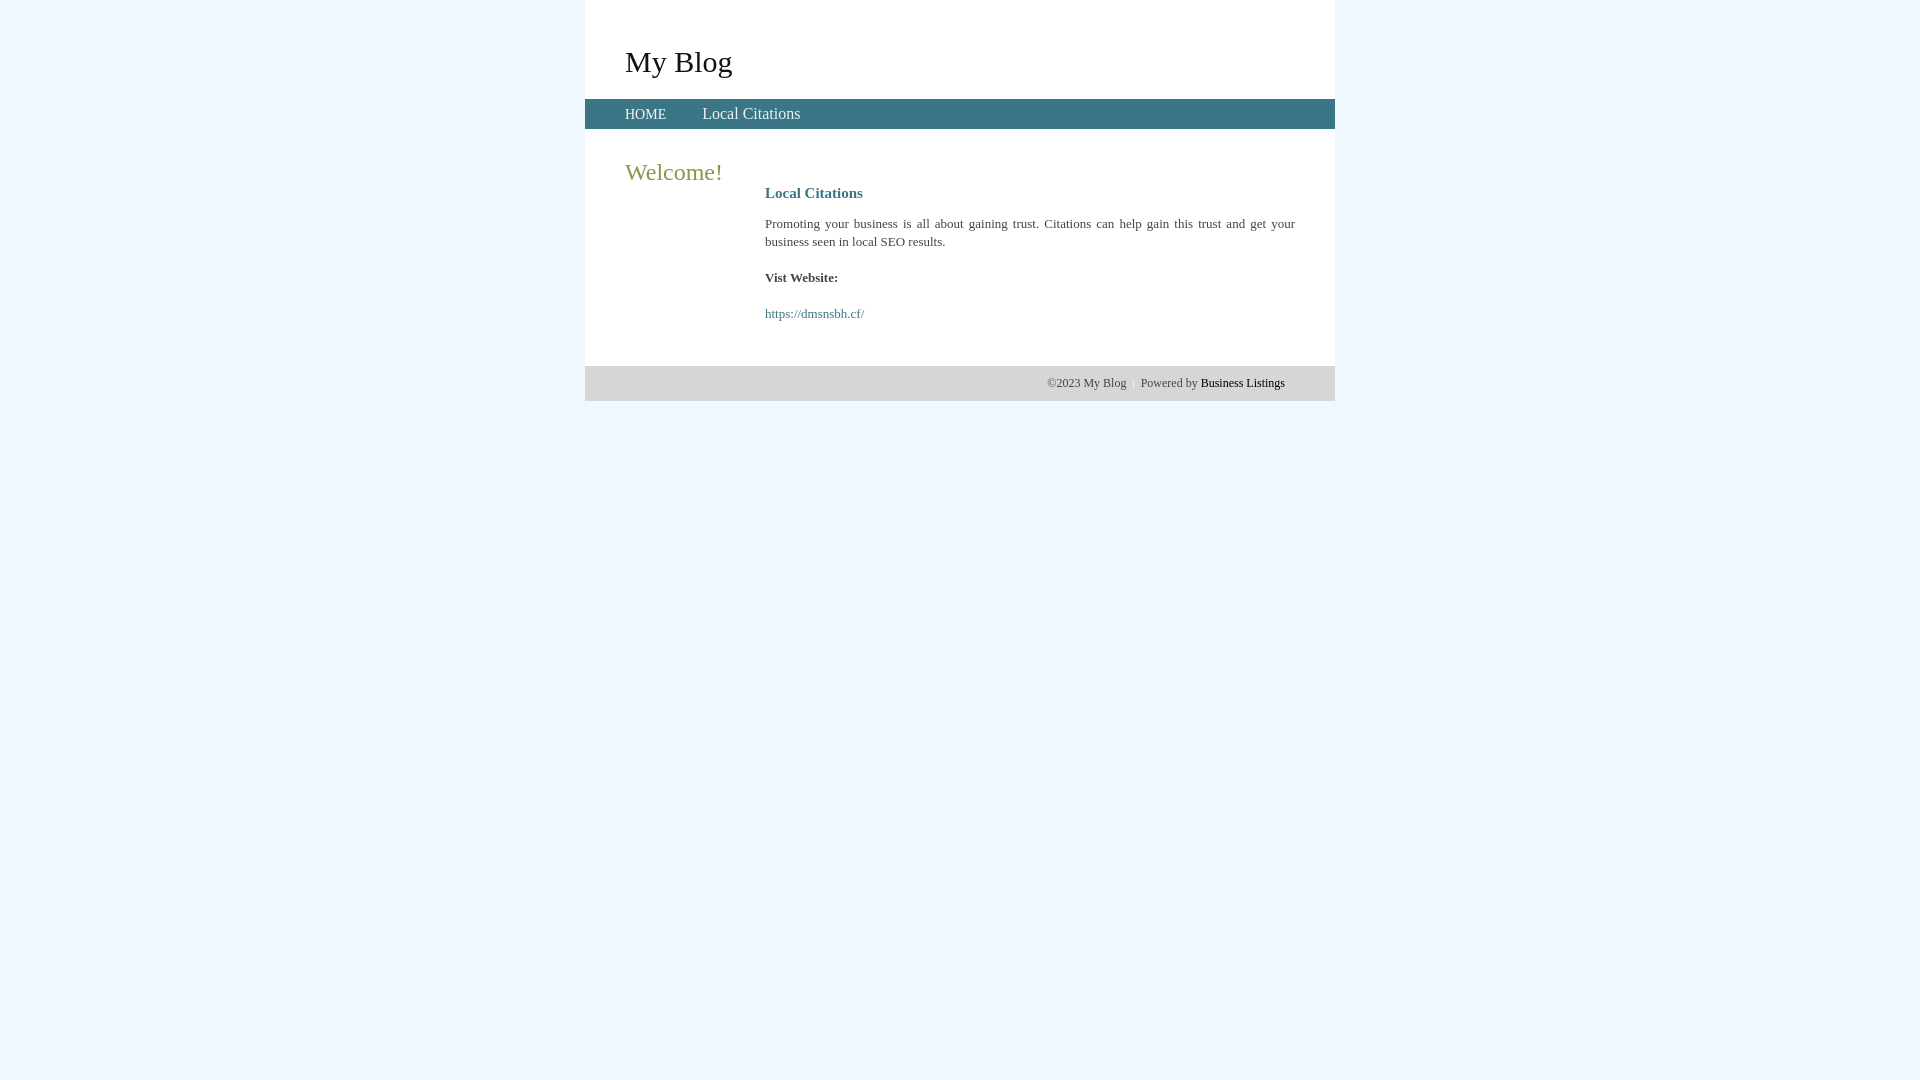 The width and height of the screenshot is (1920, 1080). Describe the element at coordinates (701, 113) in the screenshot. I see `'Local Citations'` at that location.